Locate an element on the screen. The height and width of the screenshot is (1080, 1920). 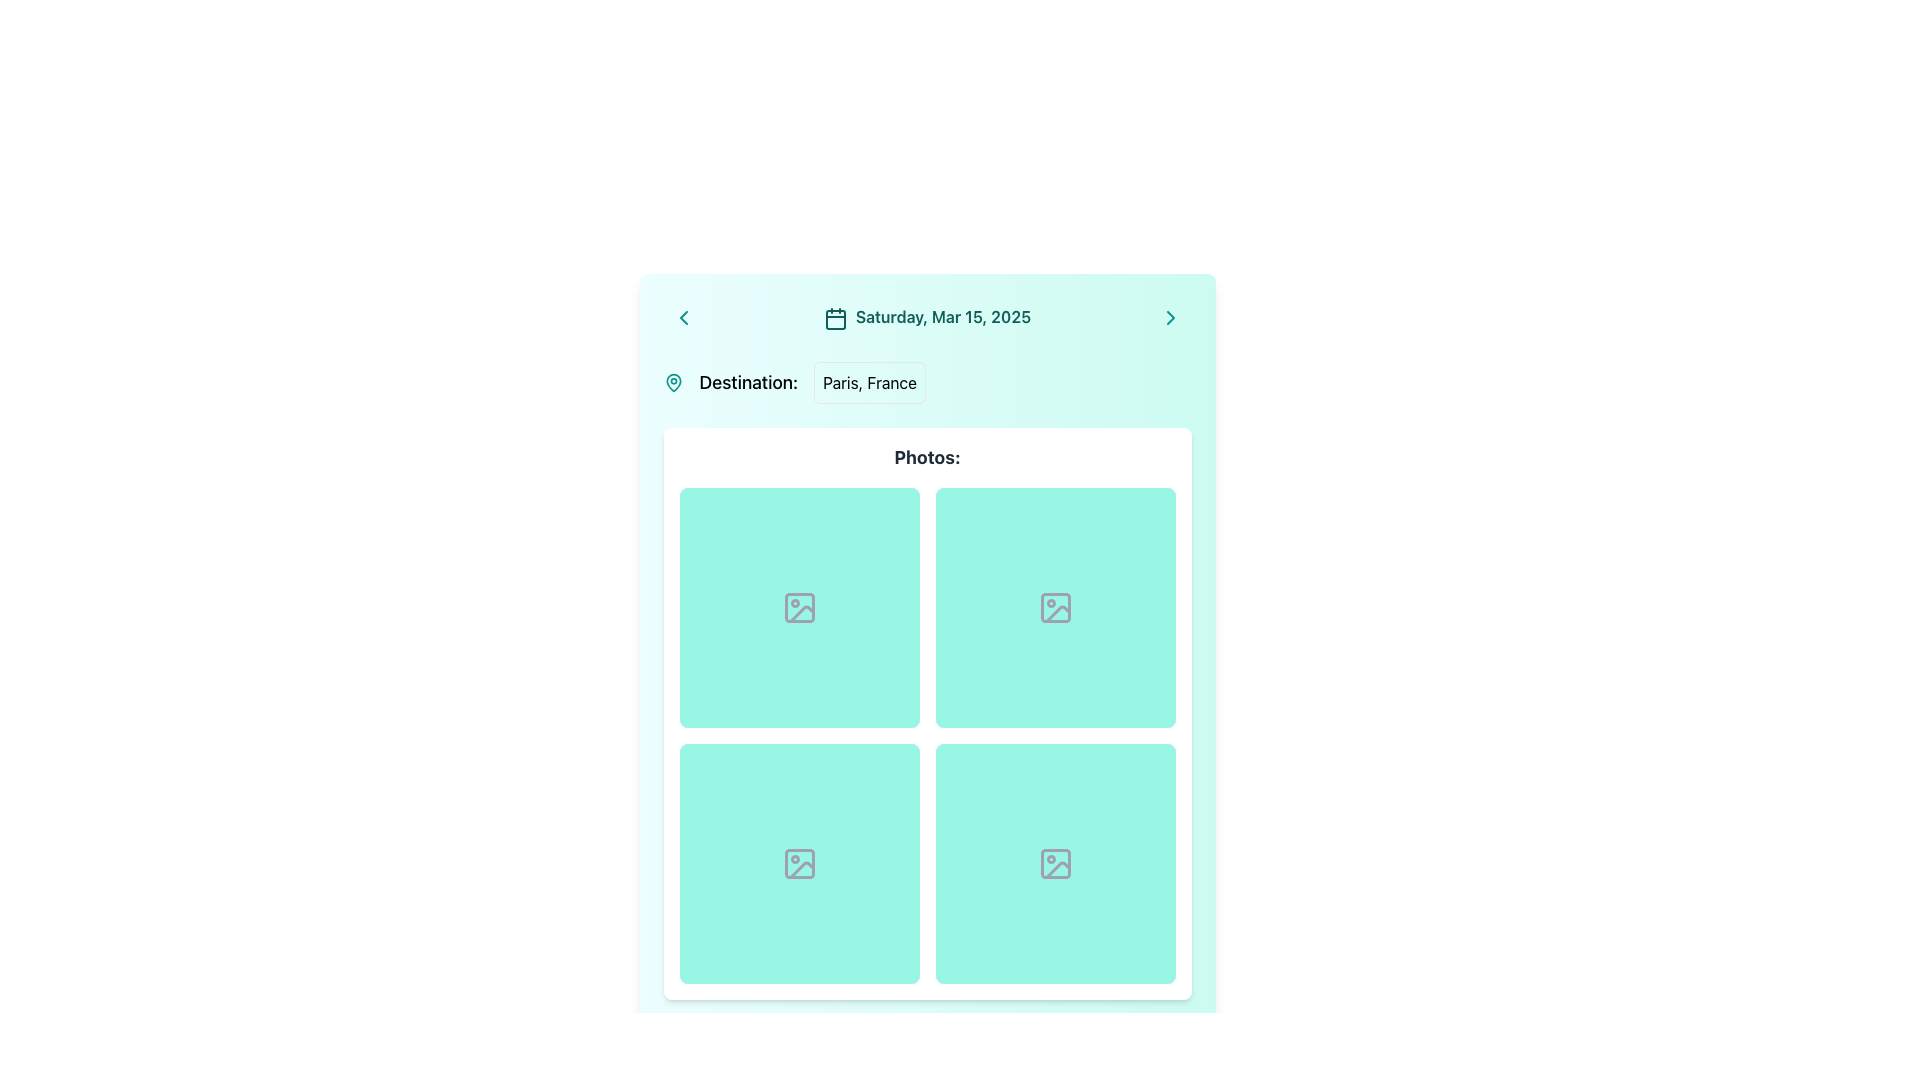
the SVG rectangle within the calendar icon located at the top center of the interface, slightly to the left of the main date text is located at coordinates (835, 318).